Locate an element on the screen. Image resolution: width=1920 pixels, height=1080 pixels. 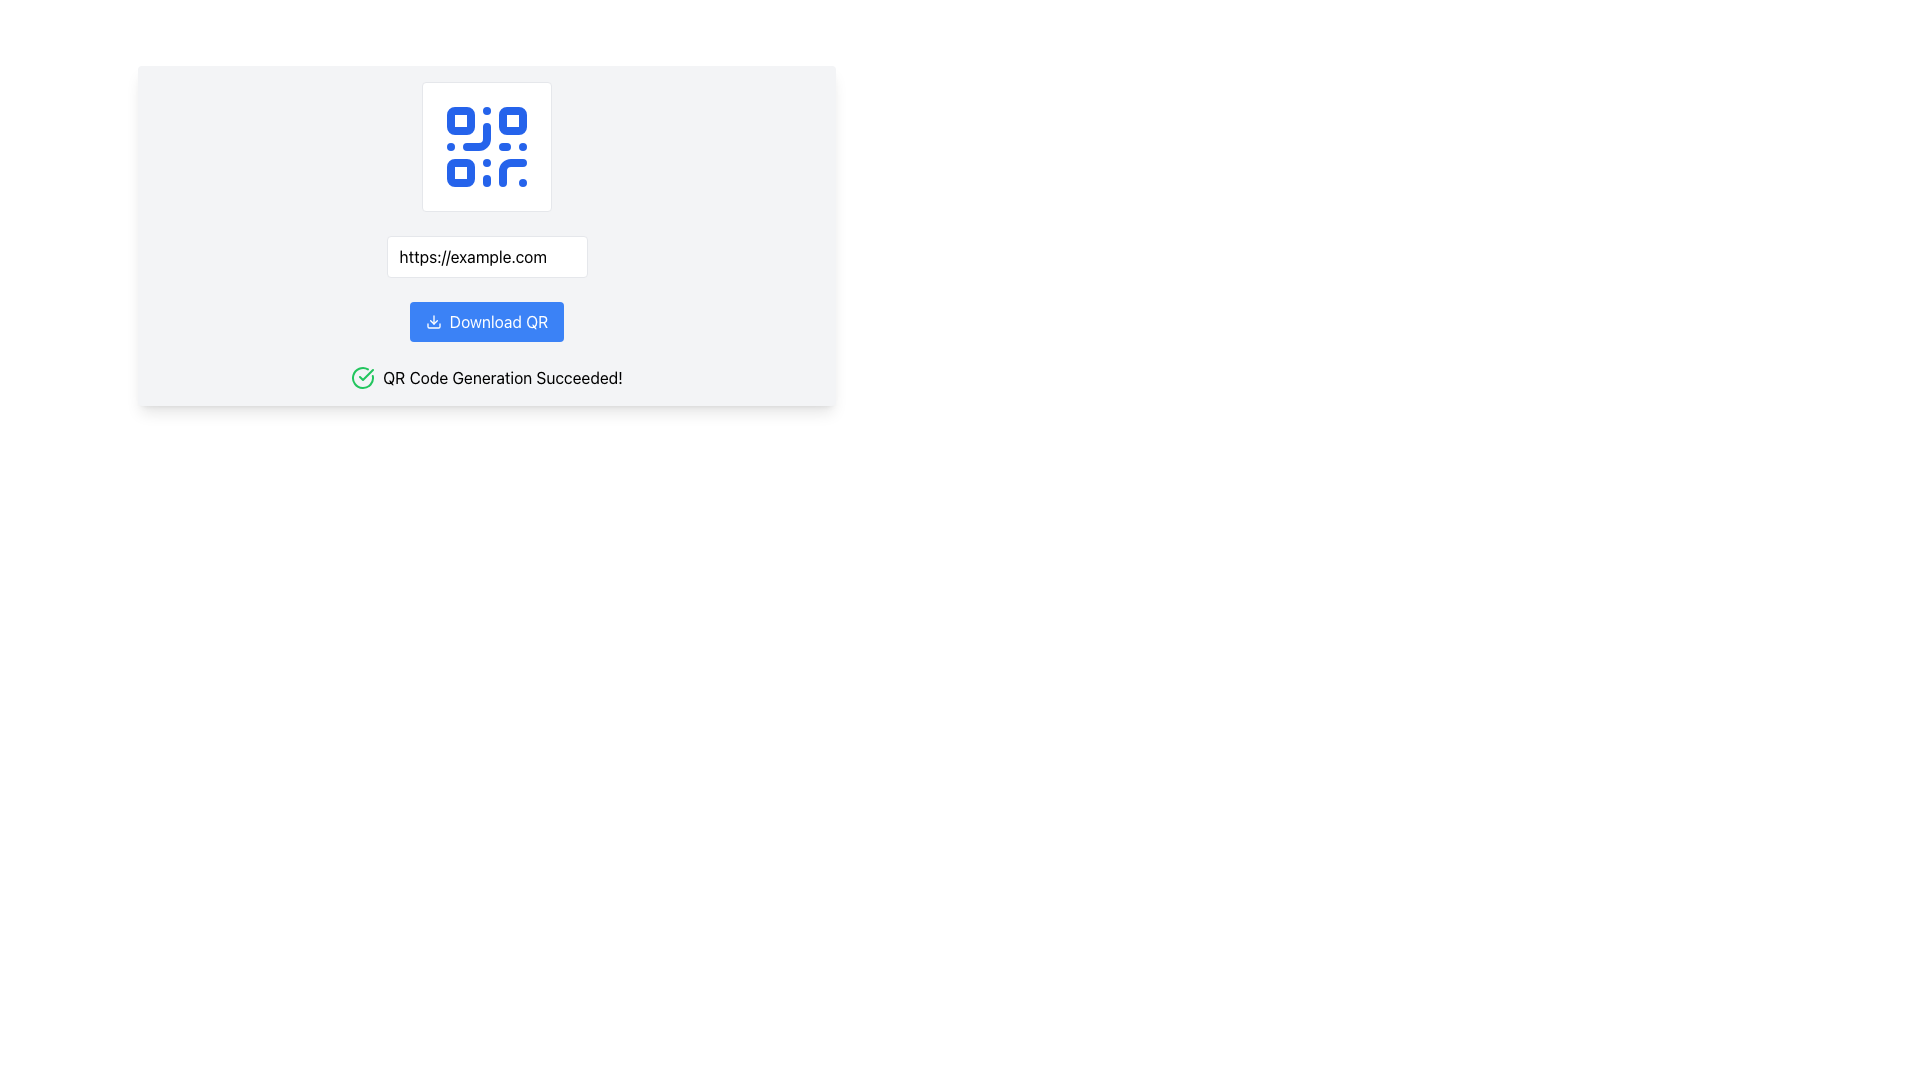
the small blue square with rounded corners that is the second square within the QR code icon, located above the URL input field is located at coordinates (513, 120).